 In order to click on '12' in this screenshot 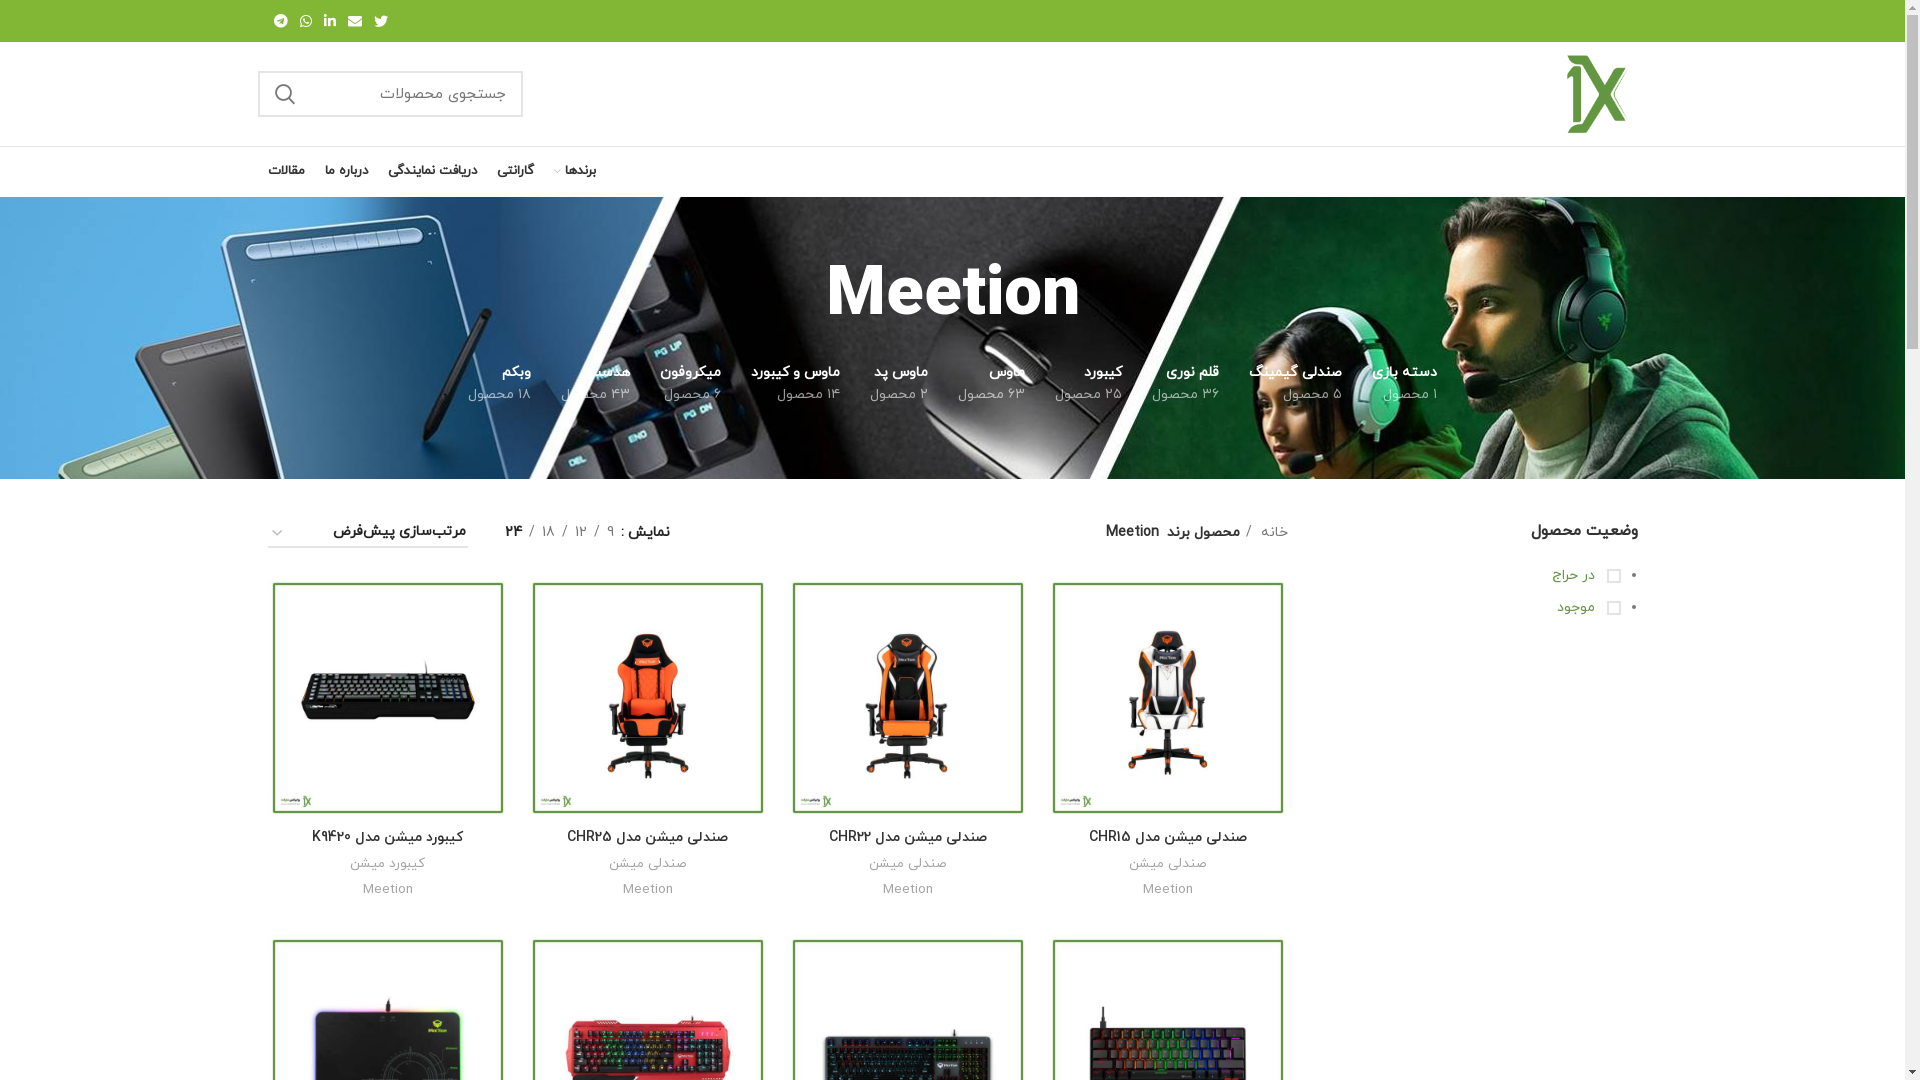, I will do `click(579, 531)`.